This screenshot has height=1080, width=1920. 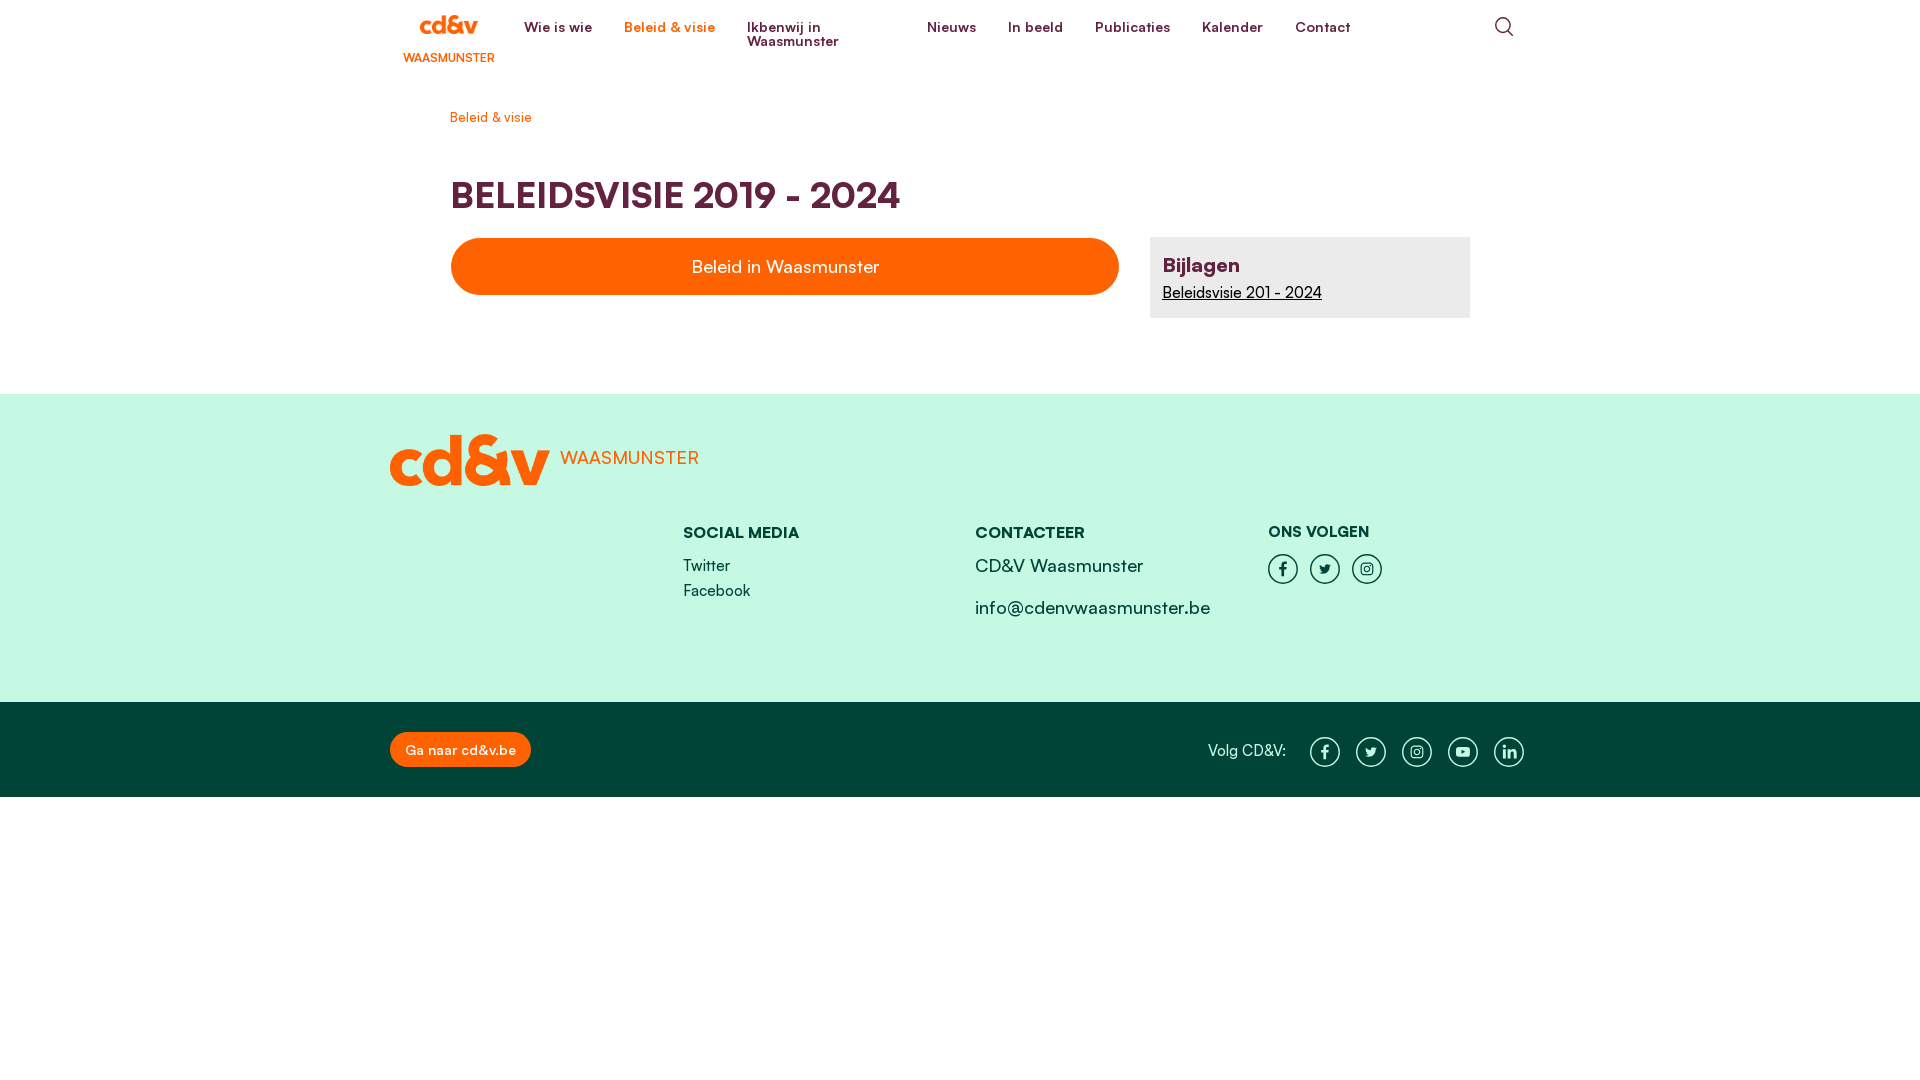 I want to click on 'info@cdenvwaasmunster.be', so click(x=974, y=605).